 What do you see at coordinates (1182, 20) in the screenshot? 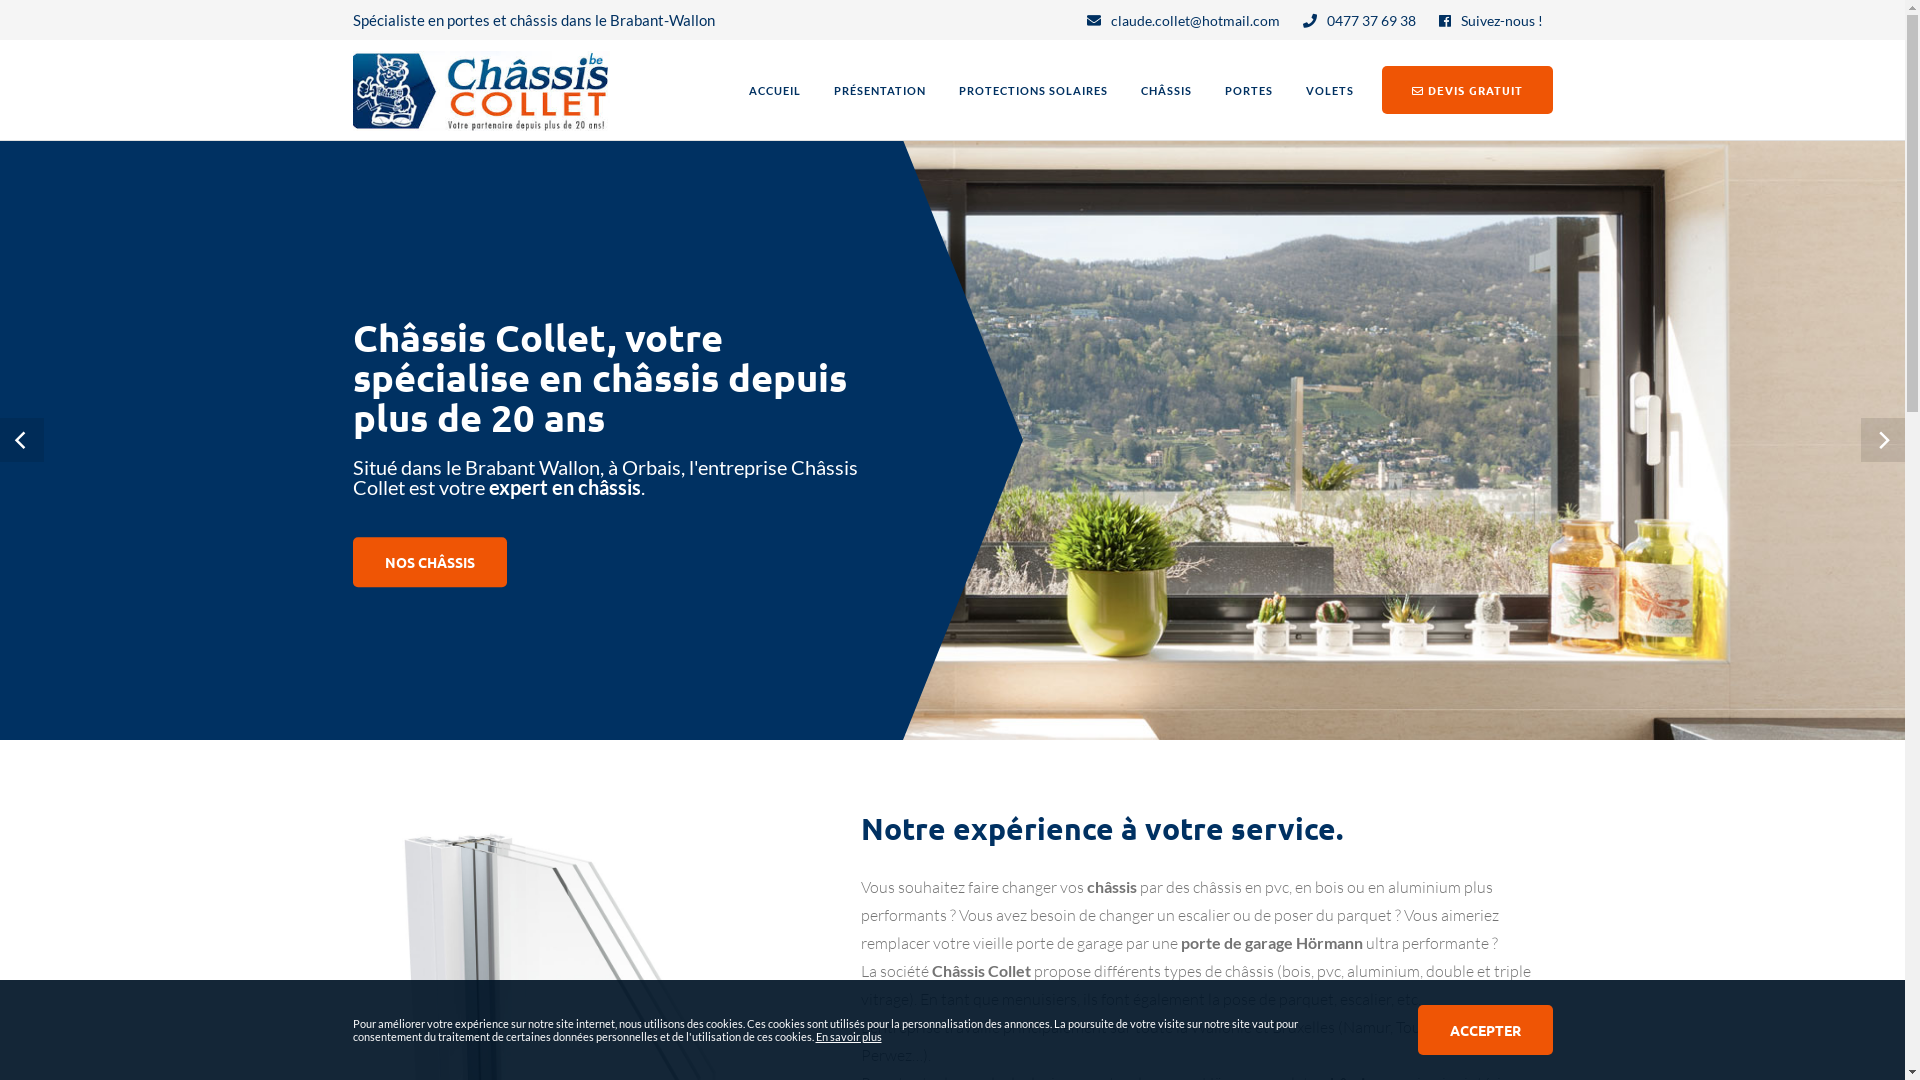
I see `'claude.collet@hotmail.com'` at bounding box center [1182, 20].